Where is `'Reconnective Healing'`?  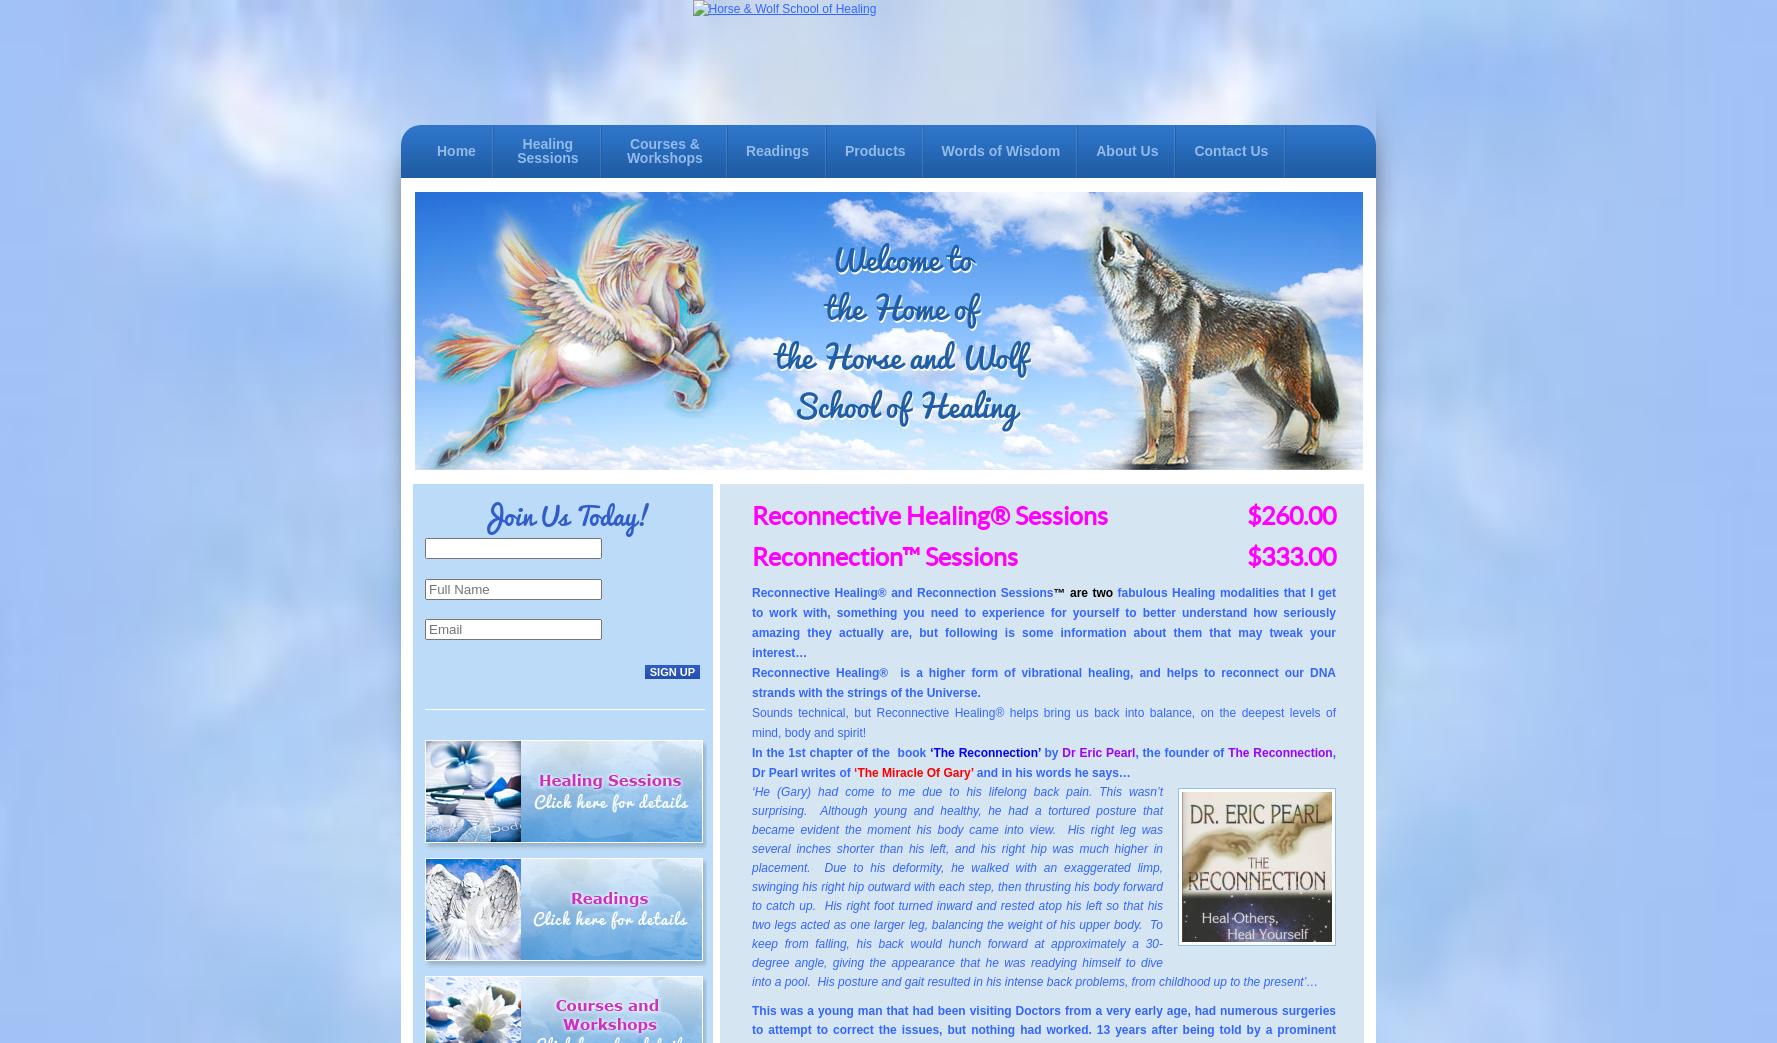 'Reconnective Healing' is located at coordinates (751, 593).